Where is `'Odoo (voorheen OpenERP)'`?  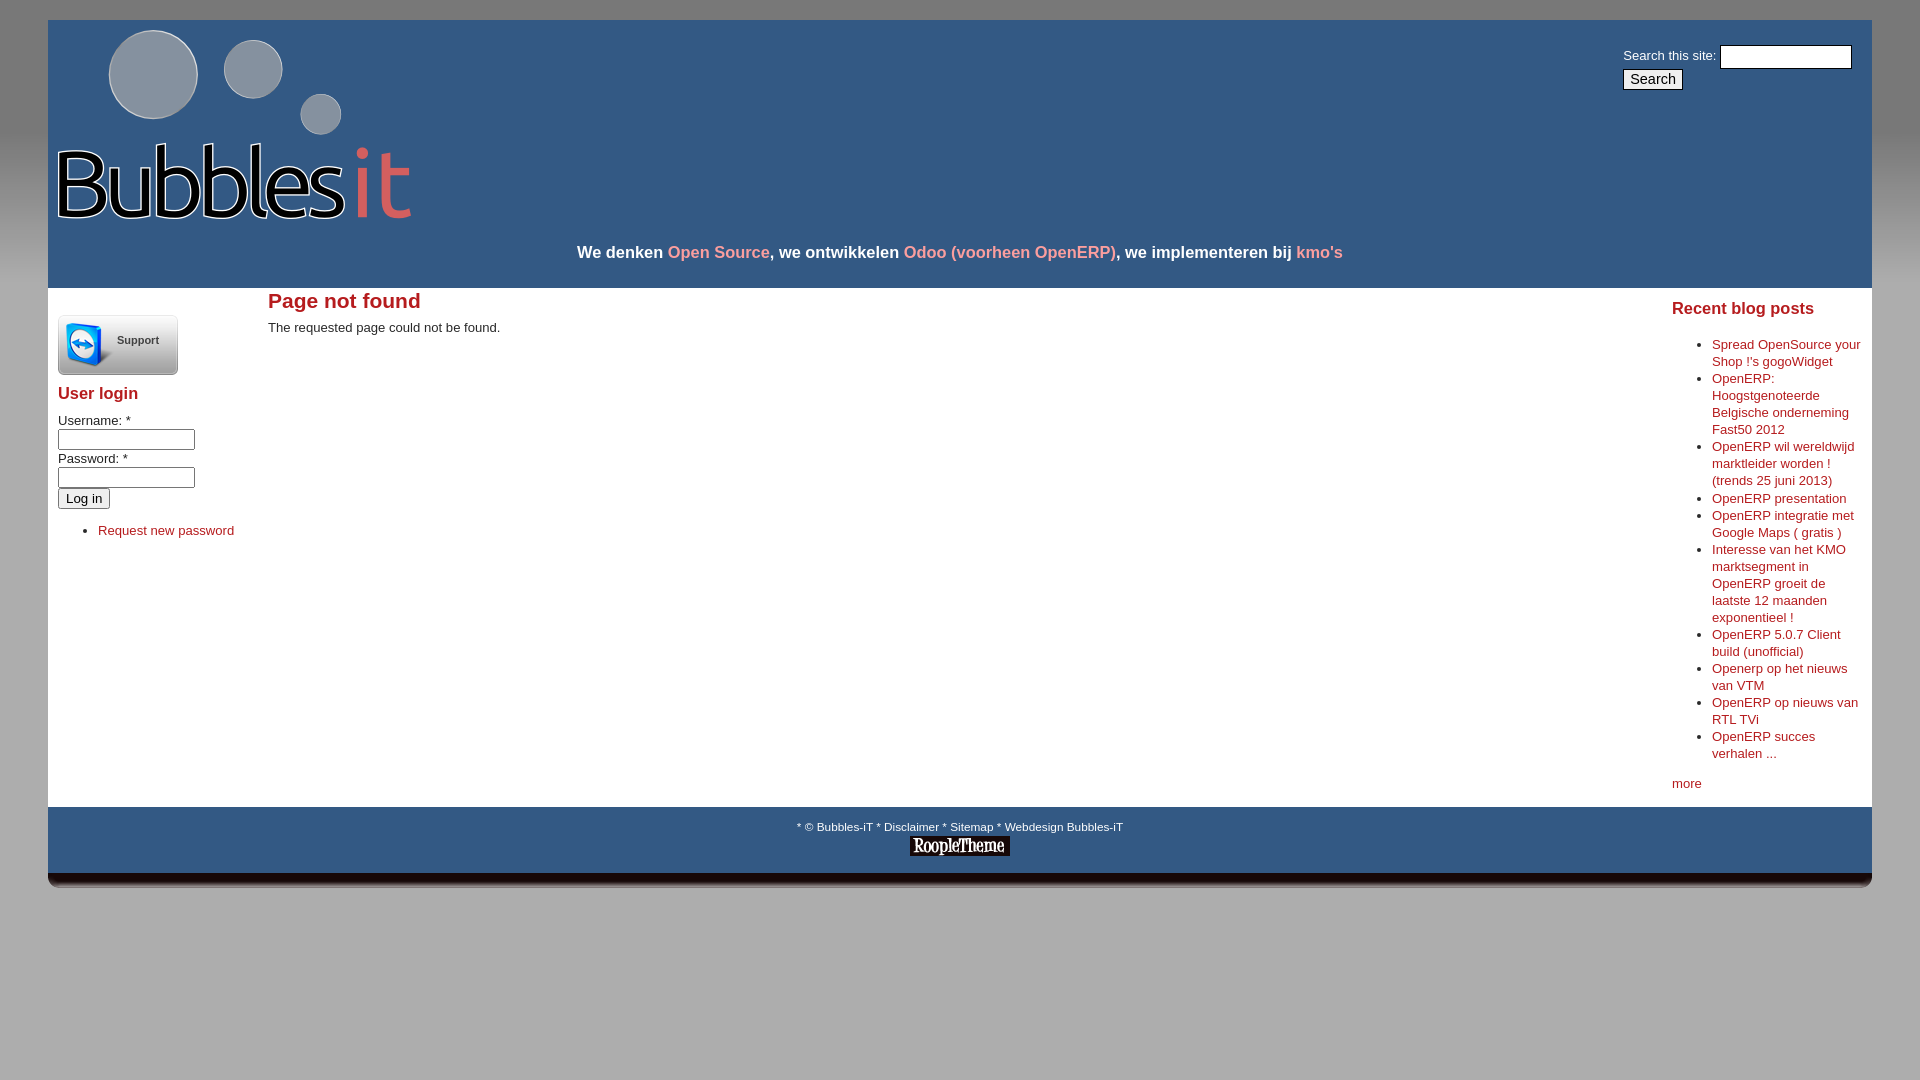 'Odoo (voorheen OpenERP)' is located at coordinates (1009, 250).